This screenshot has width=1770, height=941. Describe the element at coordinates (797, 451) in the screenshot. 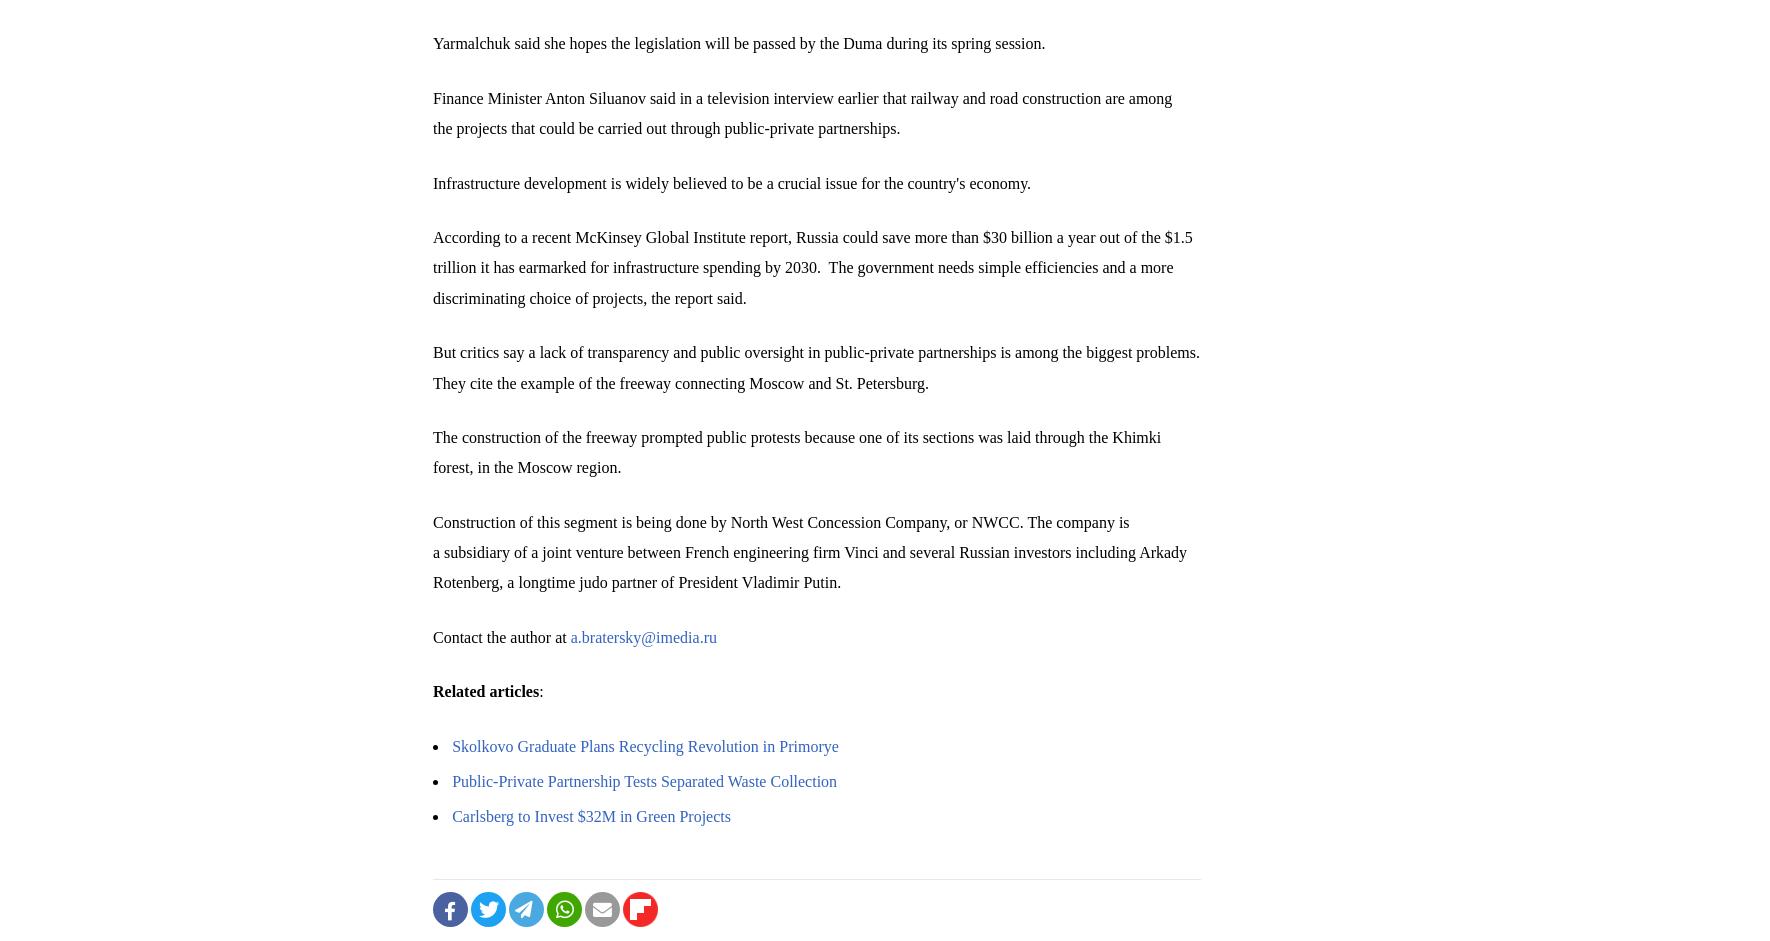

I see `'The construction of the freeway prompted public protests because one of its sections was laid through the Khimki forest, in the Moscow region.'` at that location.